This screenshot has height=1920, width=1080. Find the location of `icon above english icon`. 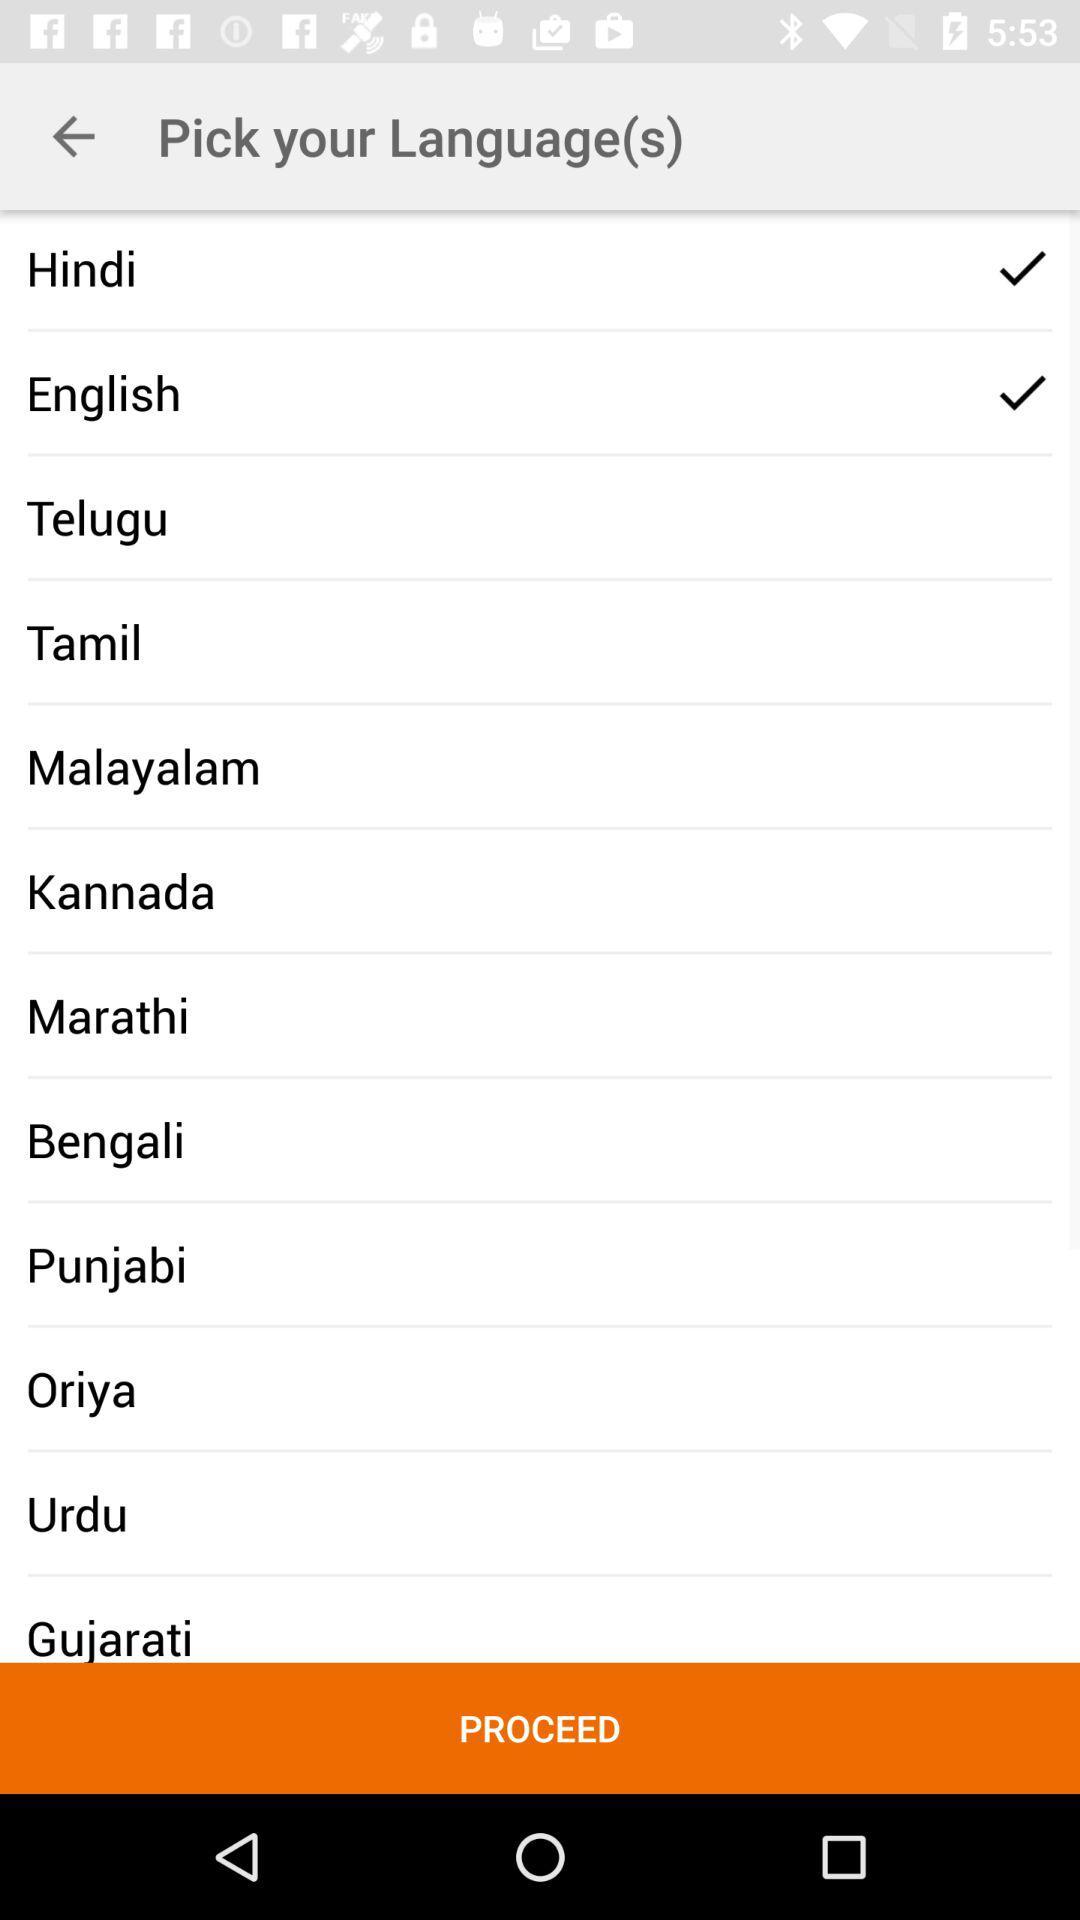

icon above english icon is located at coordinates (80, 267).